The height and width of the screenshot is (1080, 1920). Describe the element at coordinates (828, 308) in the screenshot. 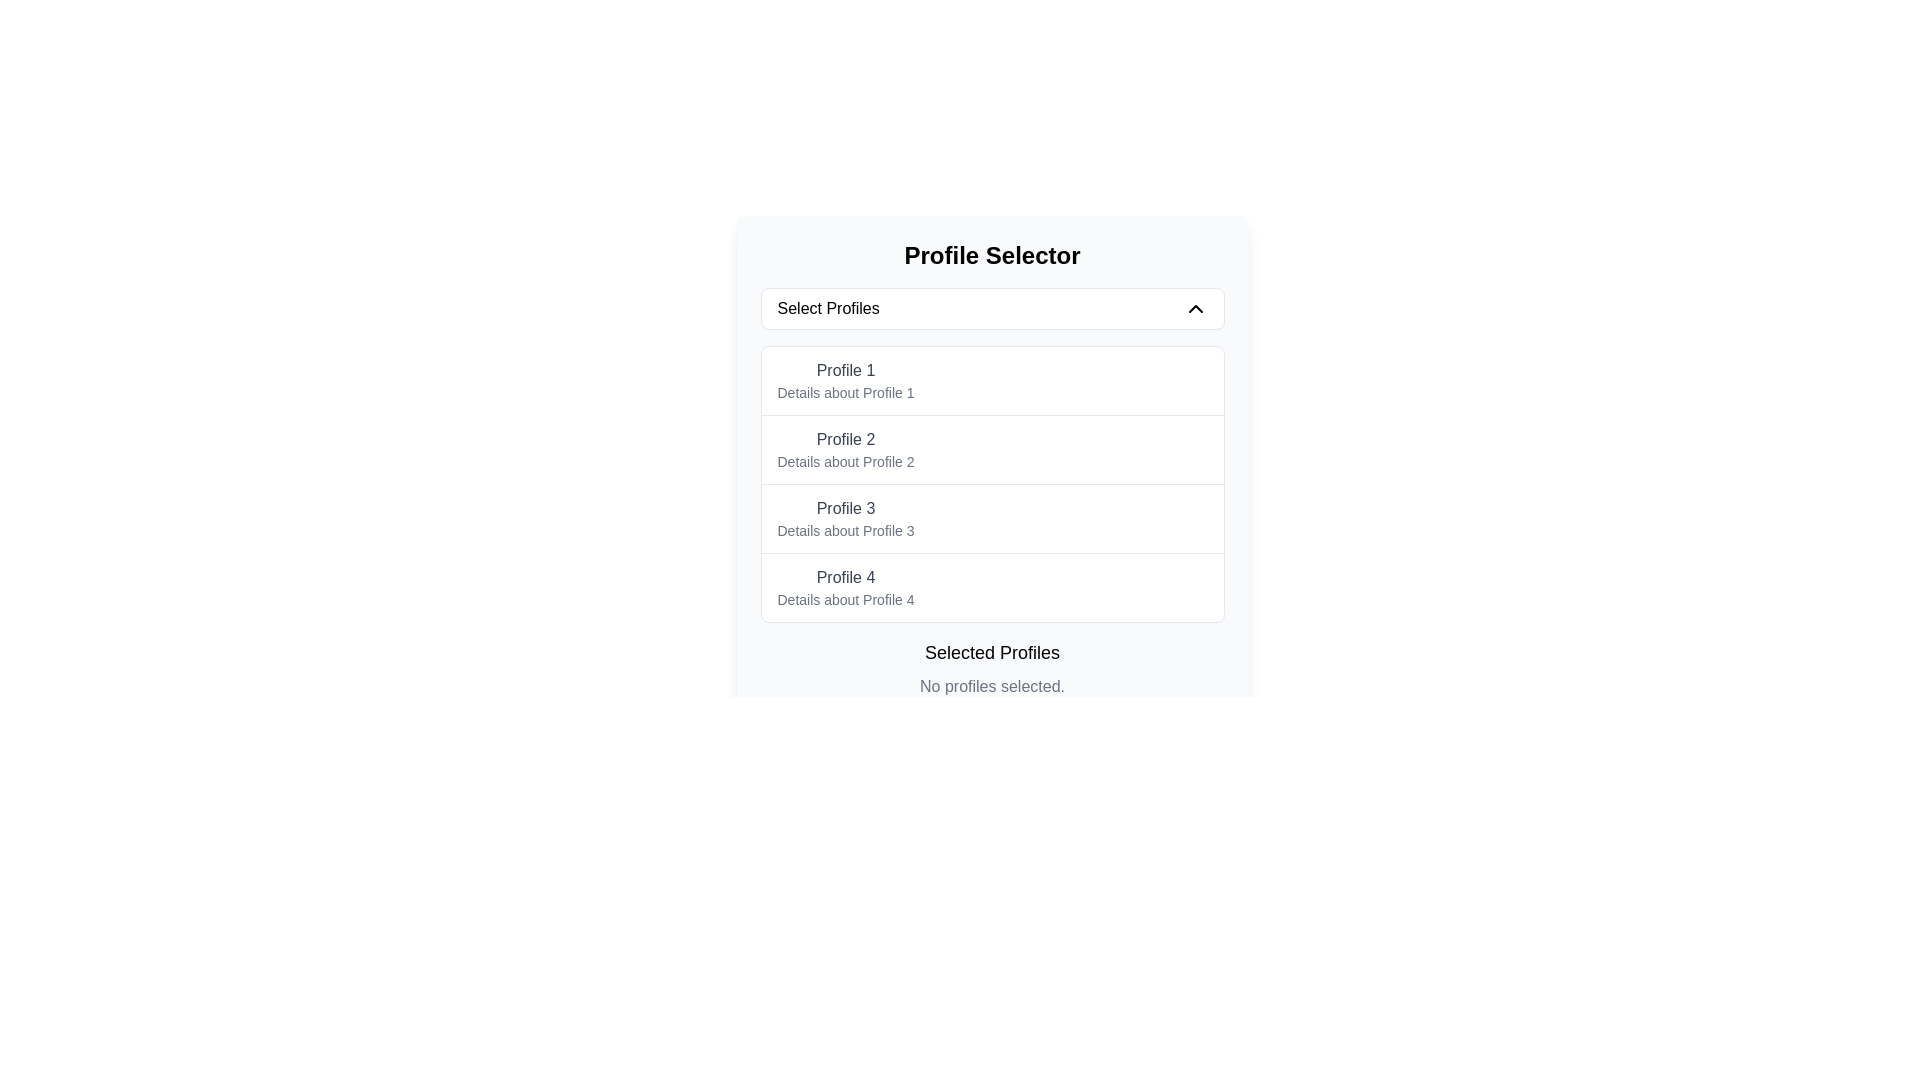

I see `text content of the 'Select Profiles' label located at the upper left corner of the dropdown control` at that location.